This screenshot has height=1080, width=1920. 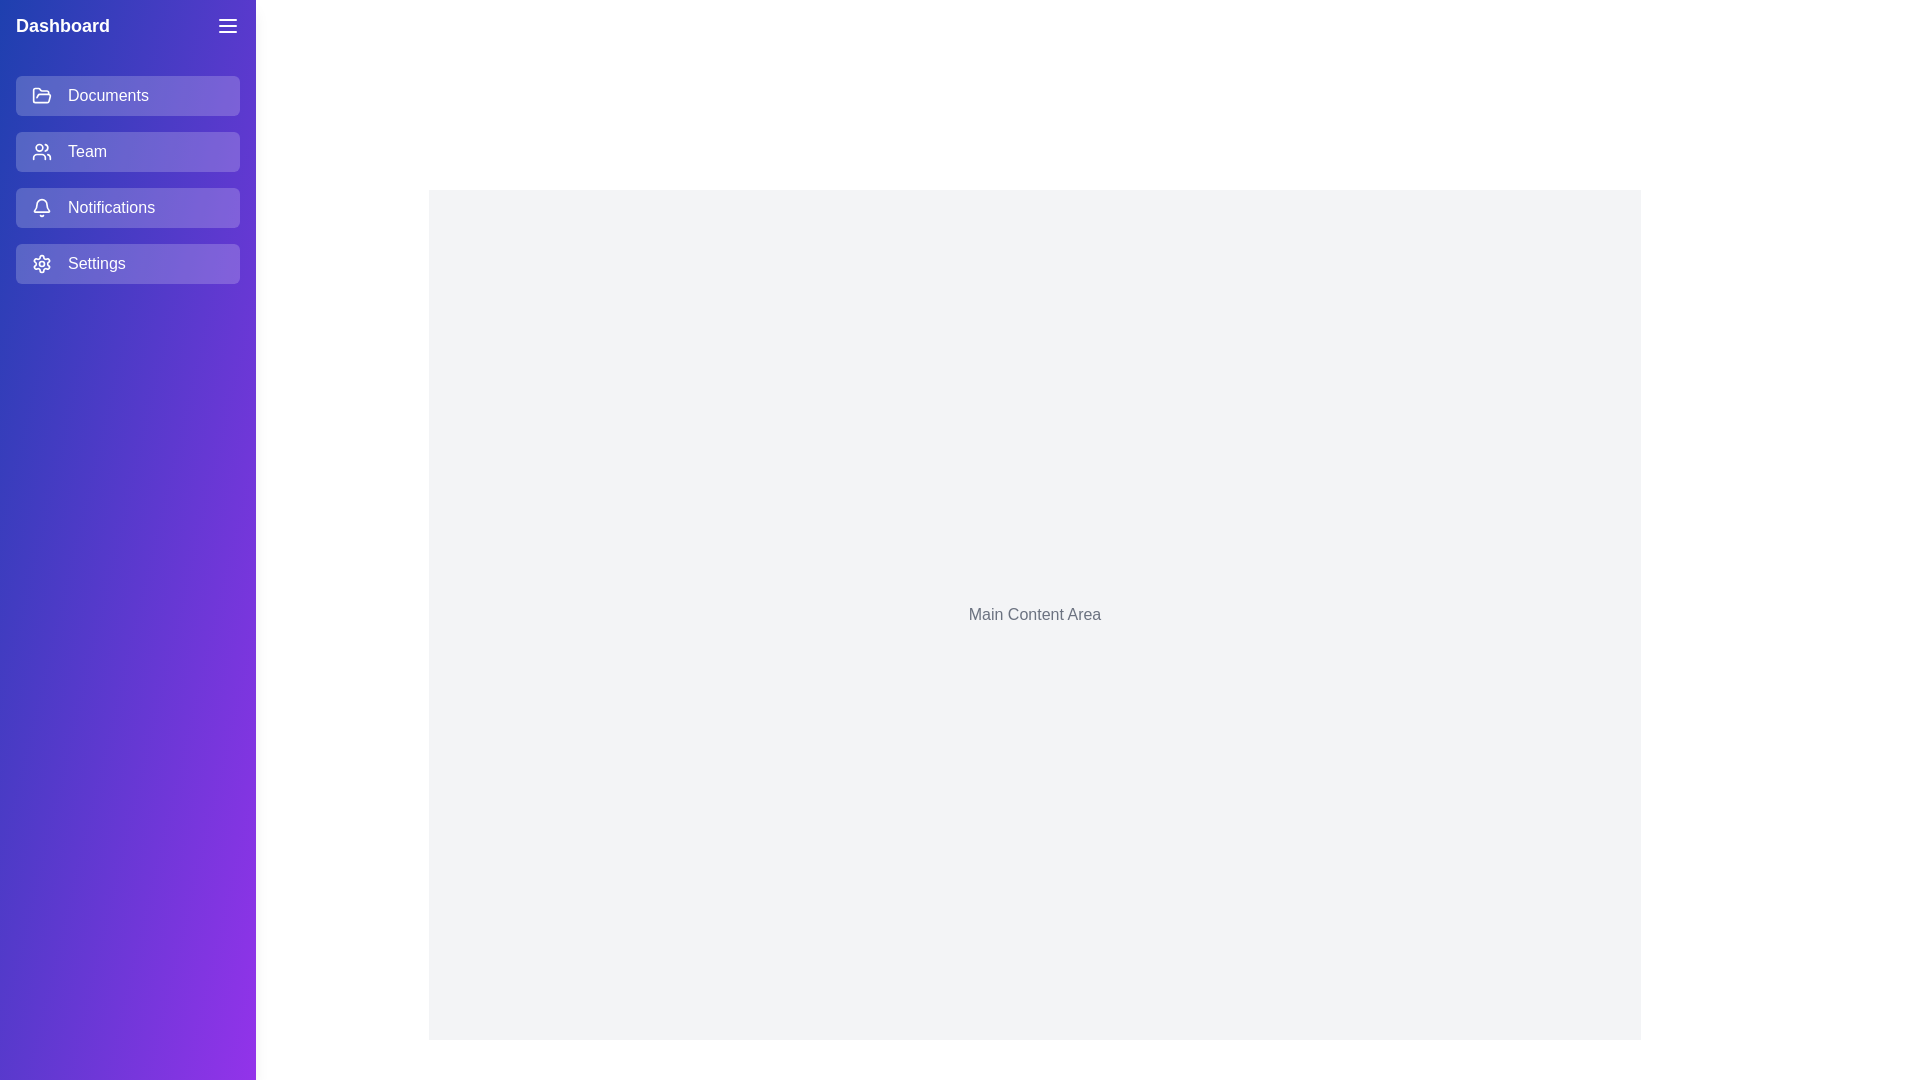 I want to click on the menu item Documents from the list, so click(x=127, y=96).